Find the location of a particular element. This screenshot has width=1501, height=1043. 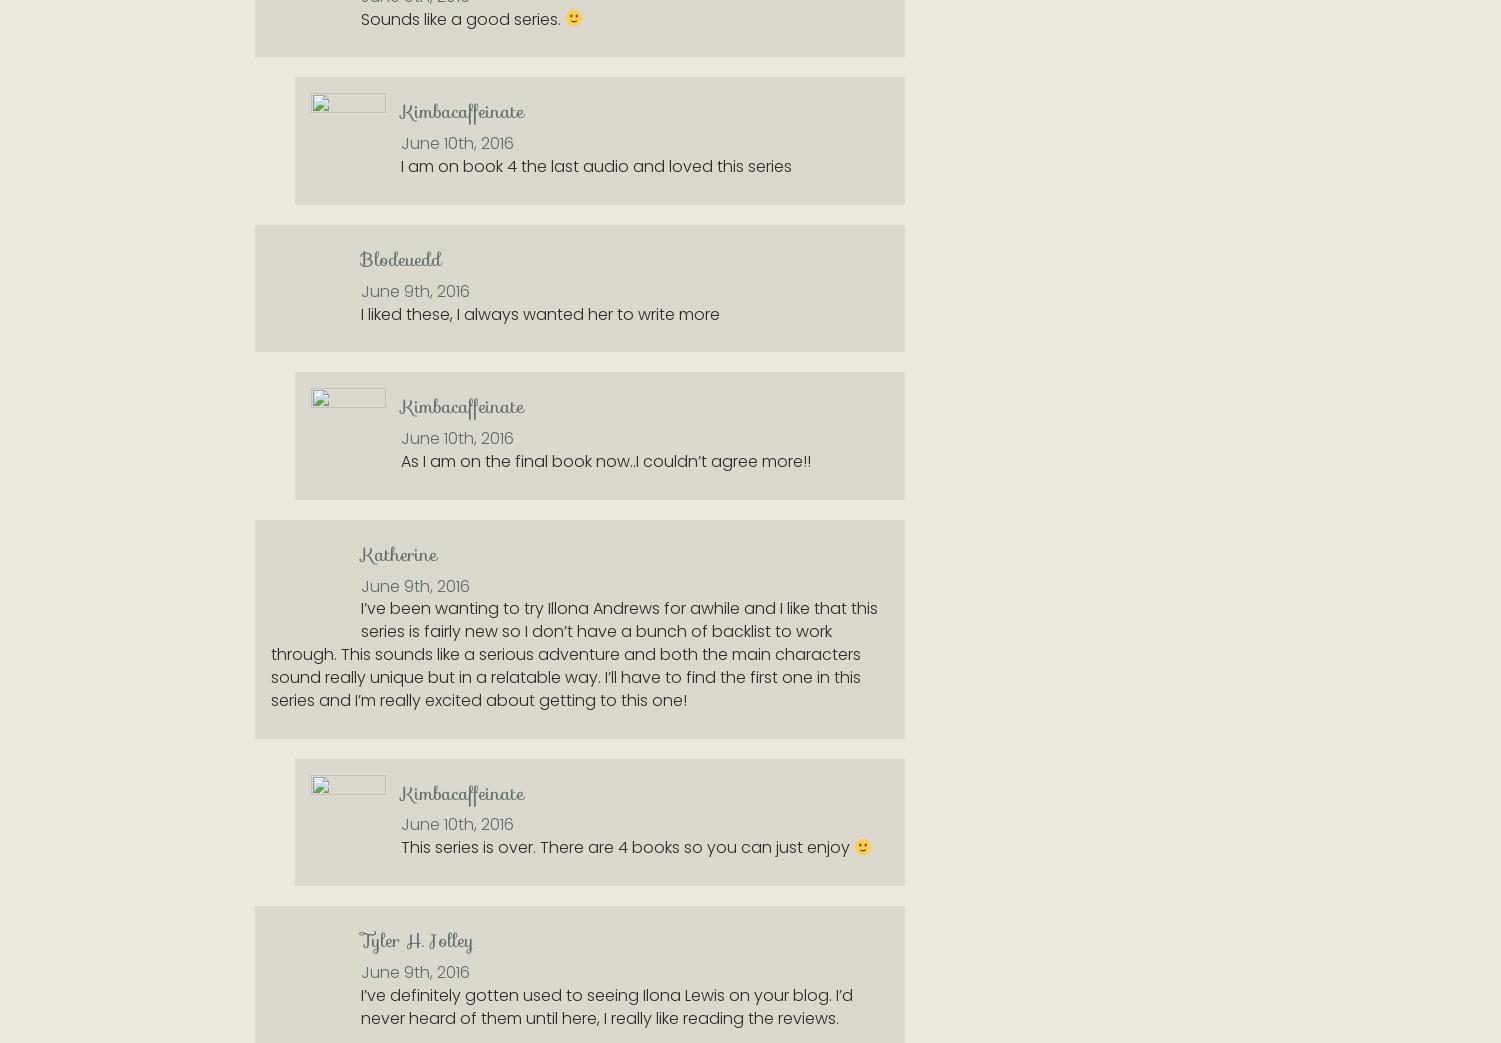

'I am on book 4 the last audio and loved this series' is located at coordinates (596, 165).